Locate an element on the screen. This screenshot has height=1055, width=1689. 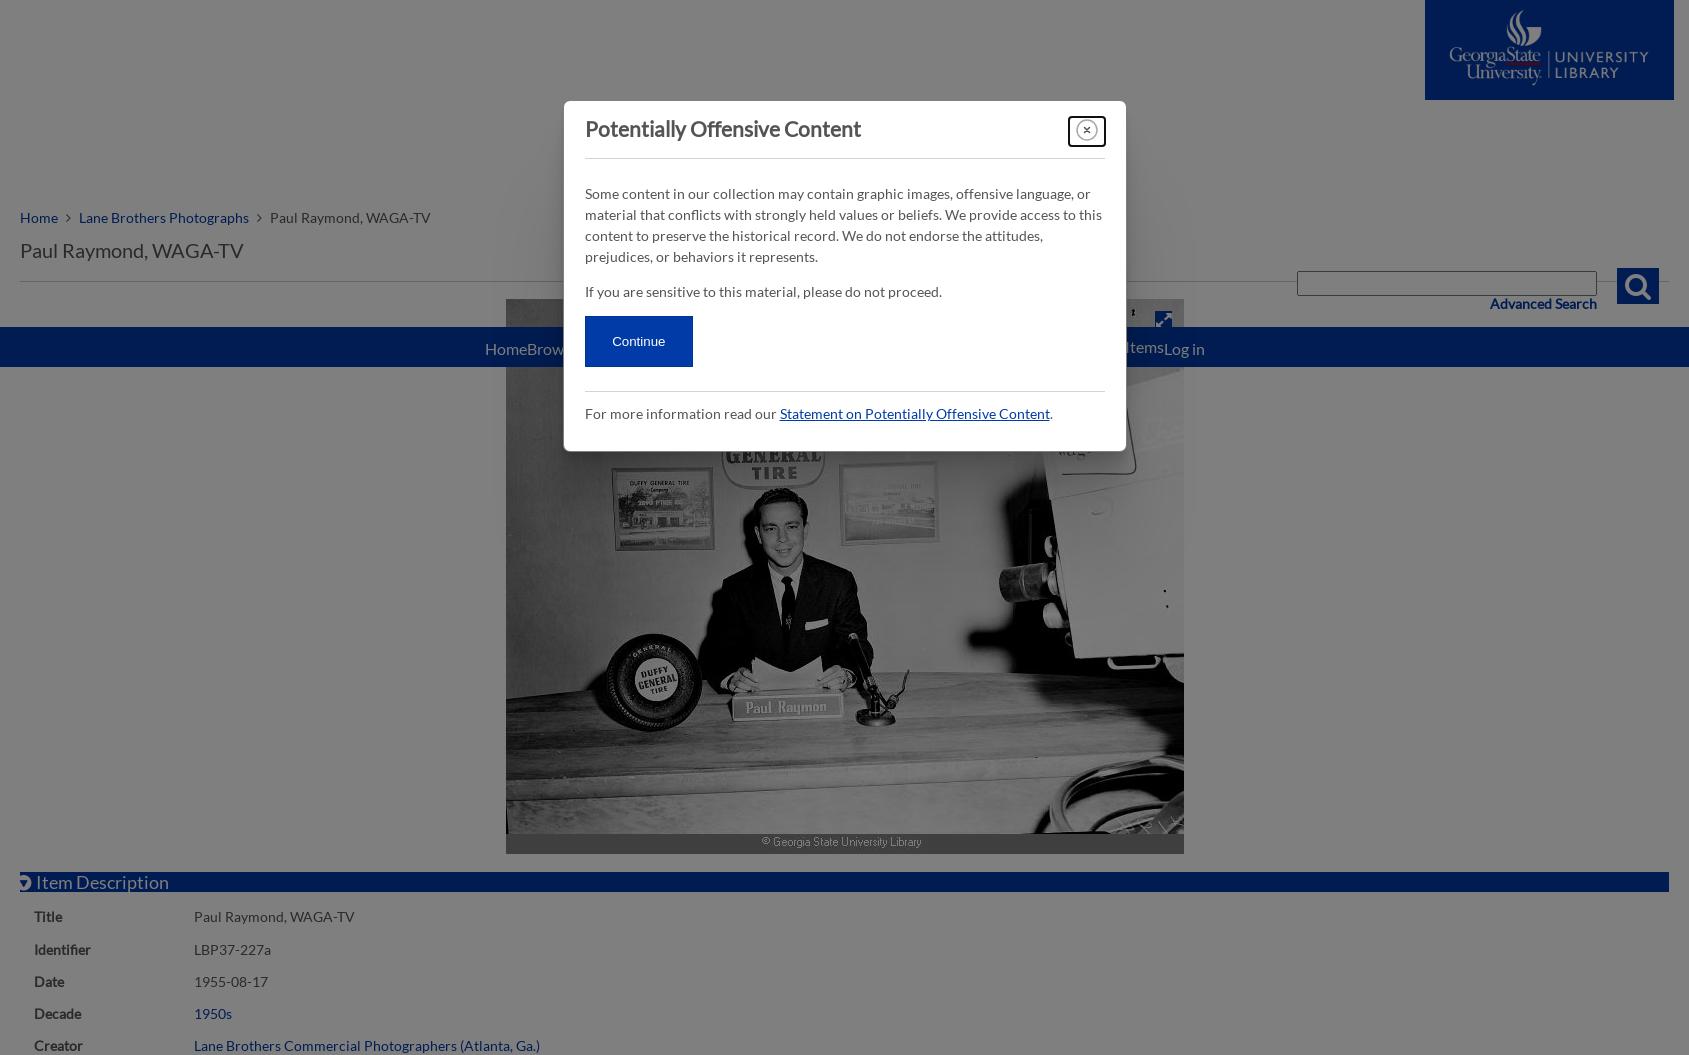
'Title' is located at coordinates (46, 915).